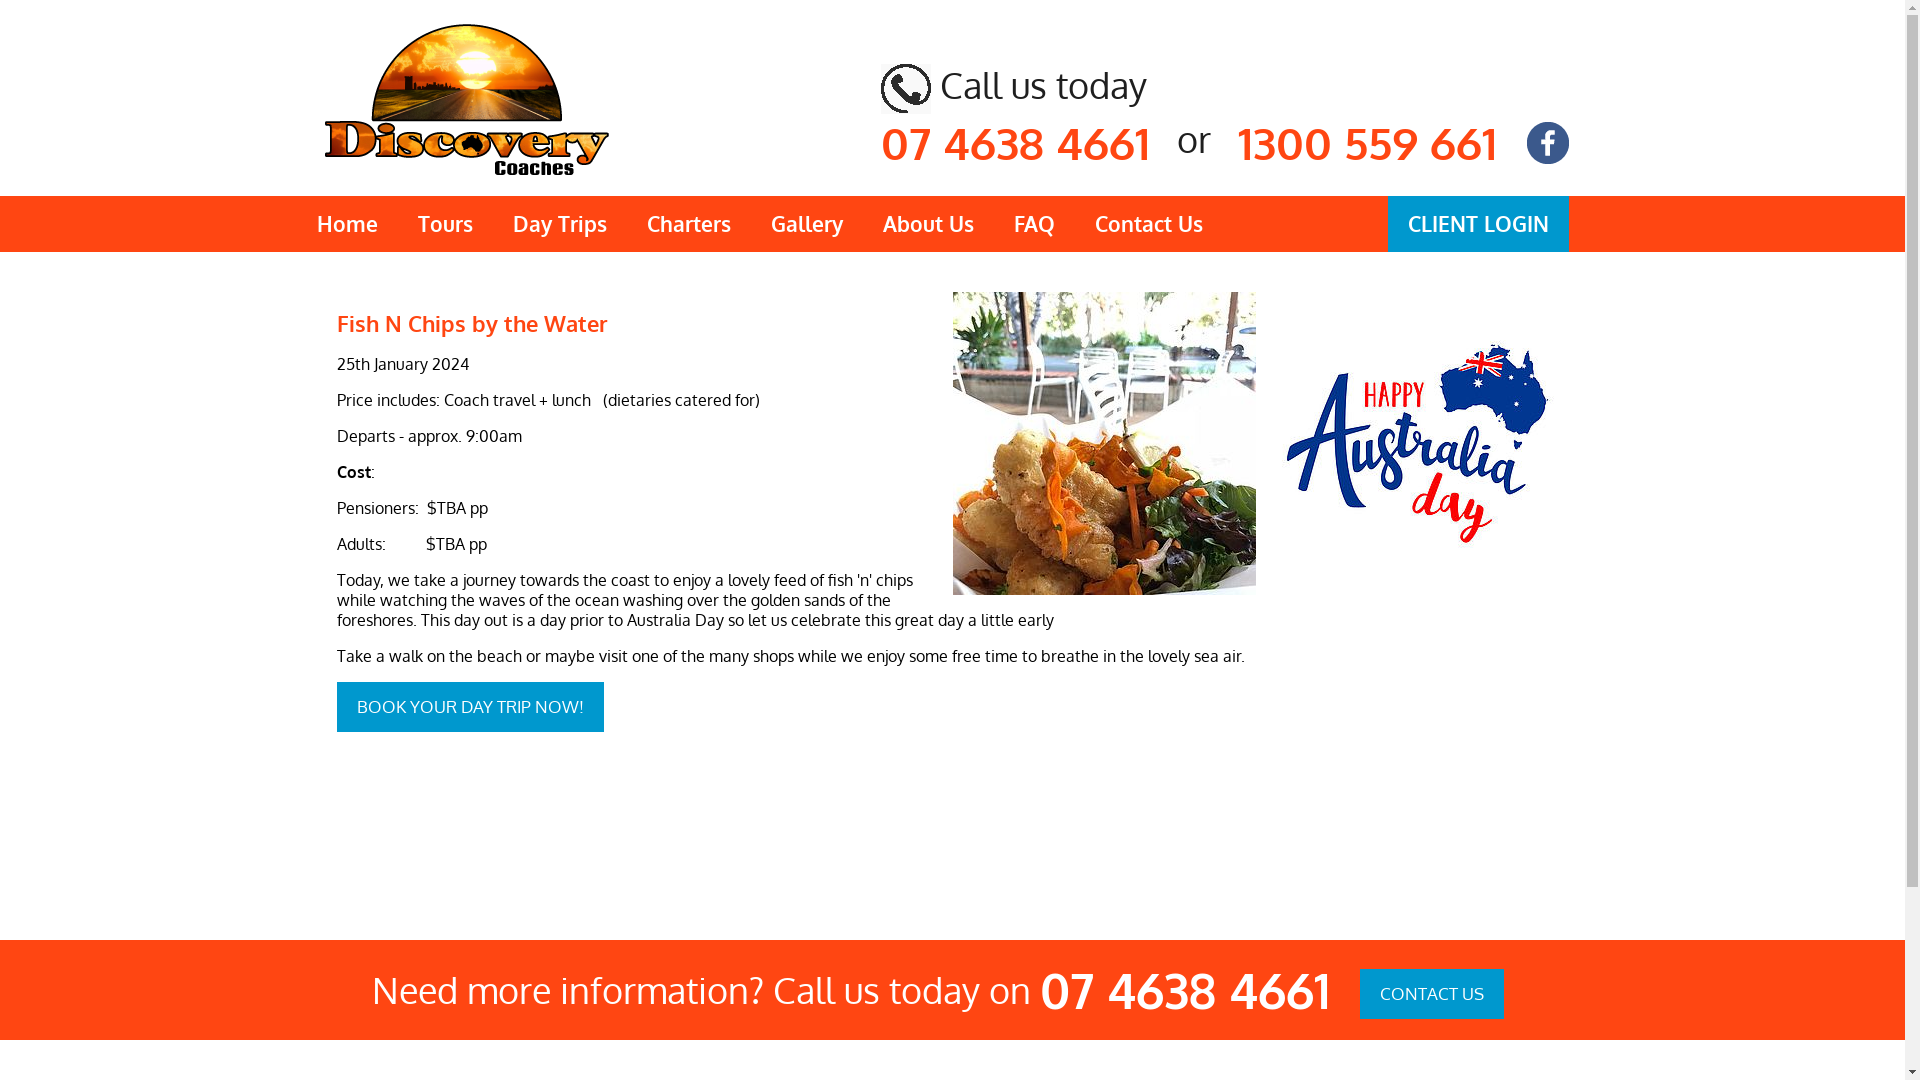 This screenshot has width=1920, height=1080. Describe the element at coordinates (1073, 223) in the screenshot. I see `'Contact Us'` at that location.